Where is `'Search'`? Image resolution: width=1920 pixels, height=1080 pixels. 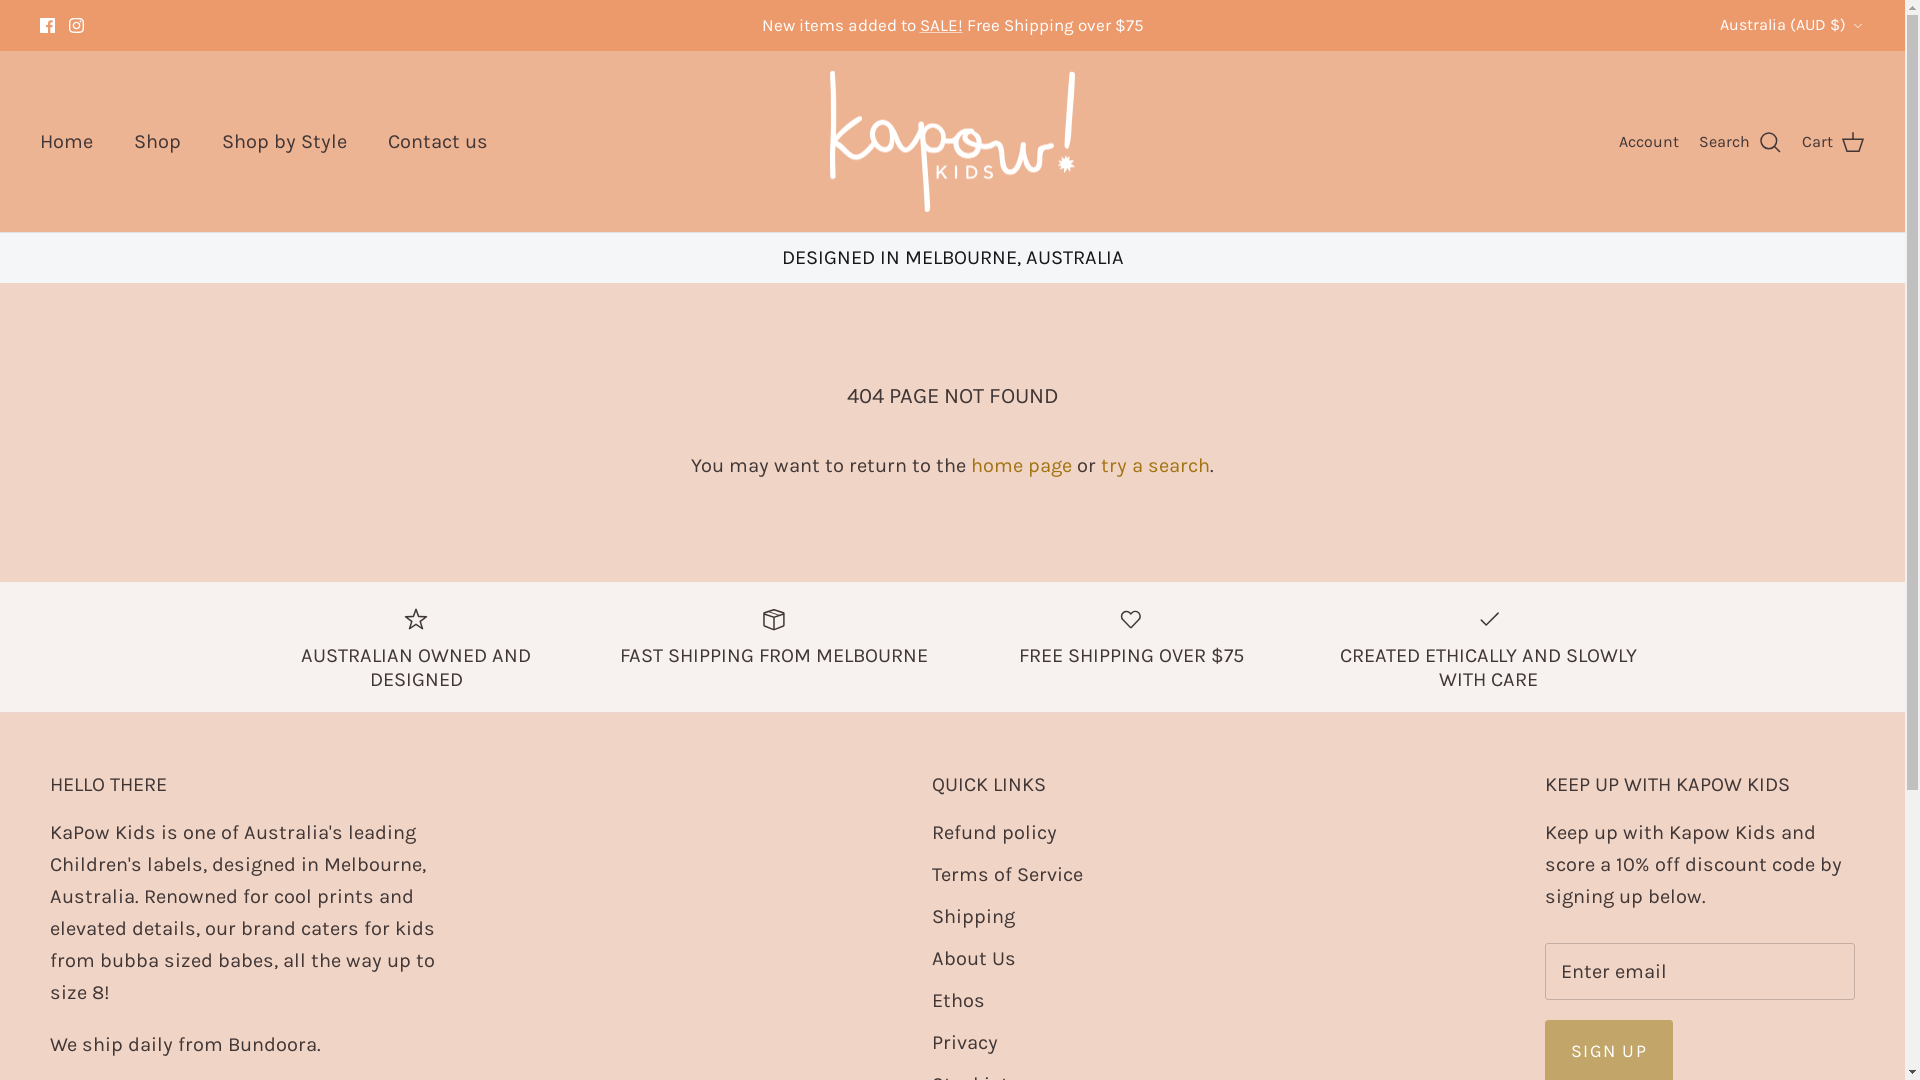 'Search' is located at coordinates (1698, 141).